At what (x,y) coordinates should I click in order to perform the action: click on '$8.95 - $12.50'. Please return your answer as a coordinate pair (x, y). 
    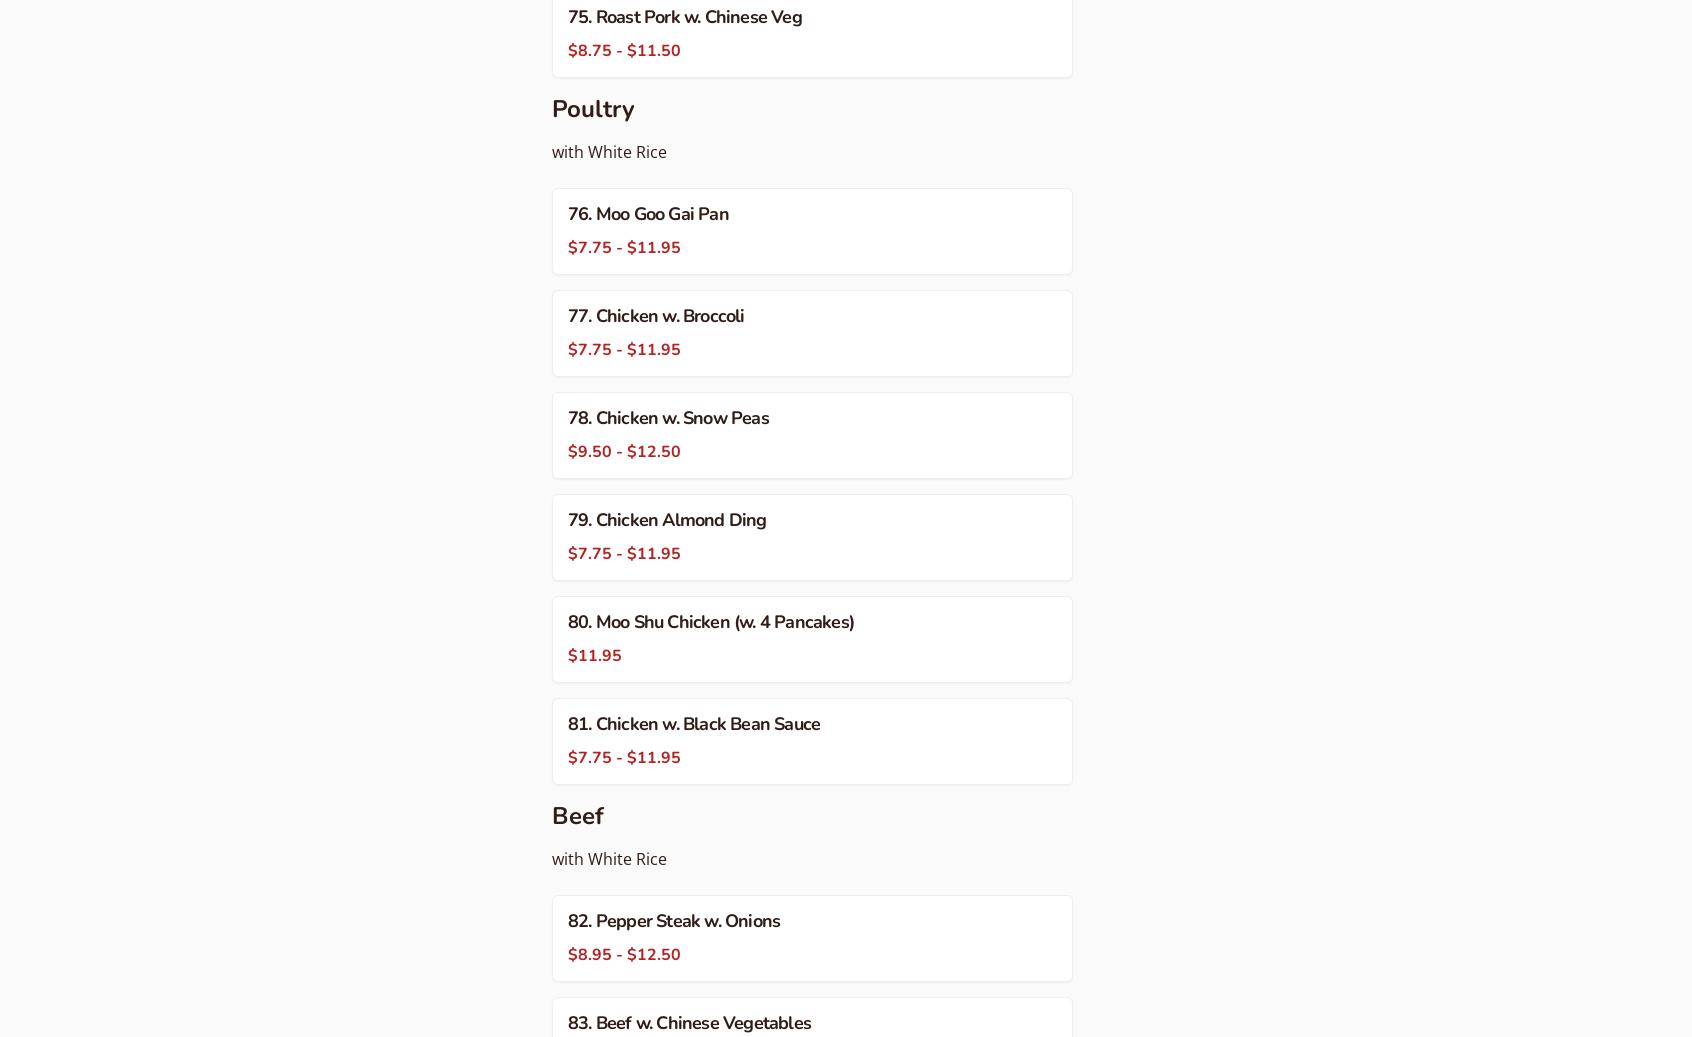
    Looking at the image, I should click on (623, 954).